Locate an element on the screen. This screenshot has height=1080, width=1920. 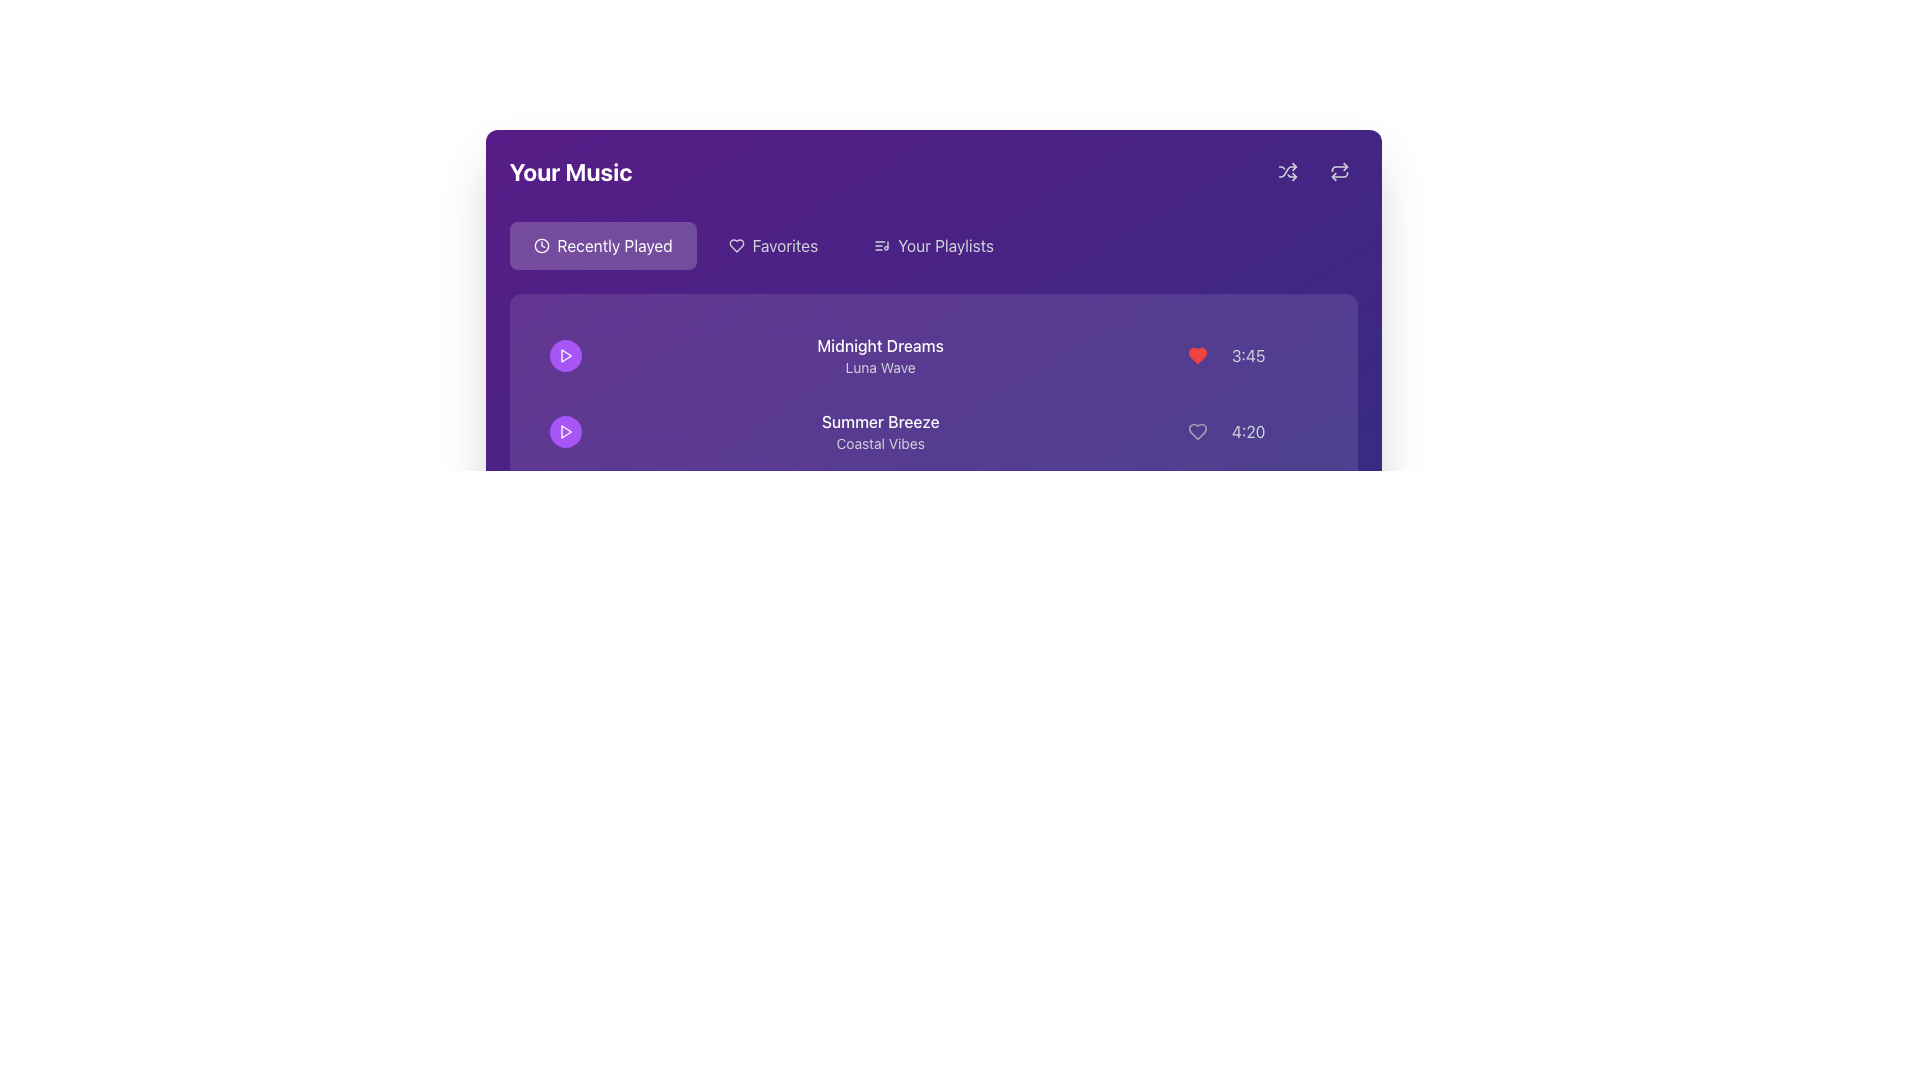
the 'Coastal Vibes' text label, which is displayed in a smaller gray font beneath the 'Summer Breeze' title in the music application interface is located at coordinates (880, 442).